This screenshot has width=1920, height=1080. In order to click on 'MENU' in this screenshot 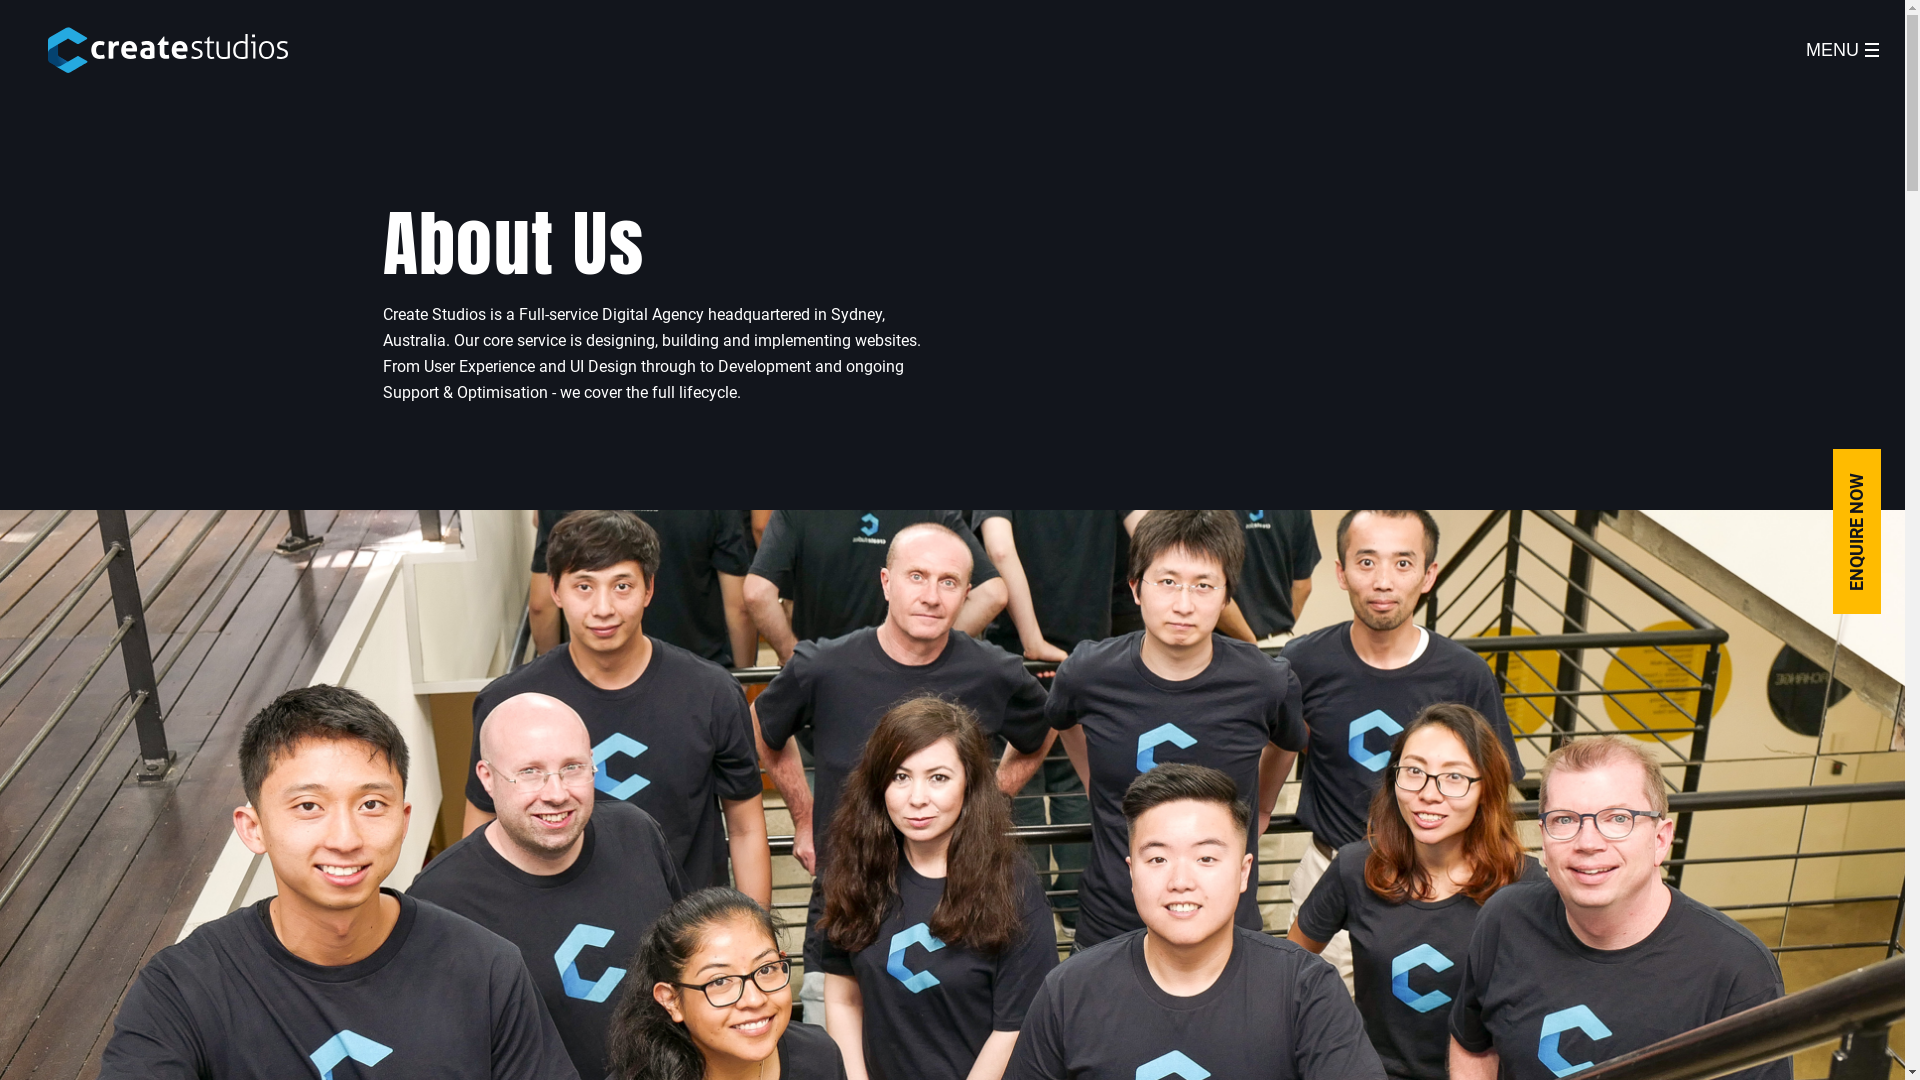, I will do `click(1841, 49)`.